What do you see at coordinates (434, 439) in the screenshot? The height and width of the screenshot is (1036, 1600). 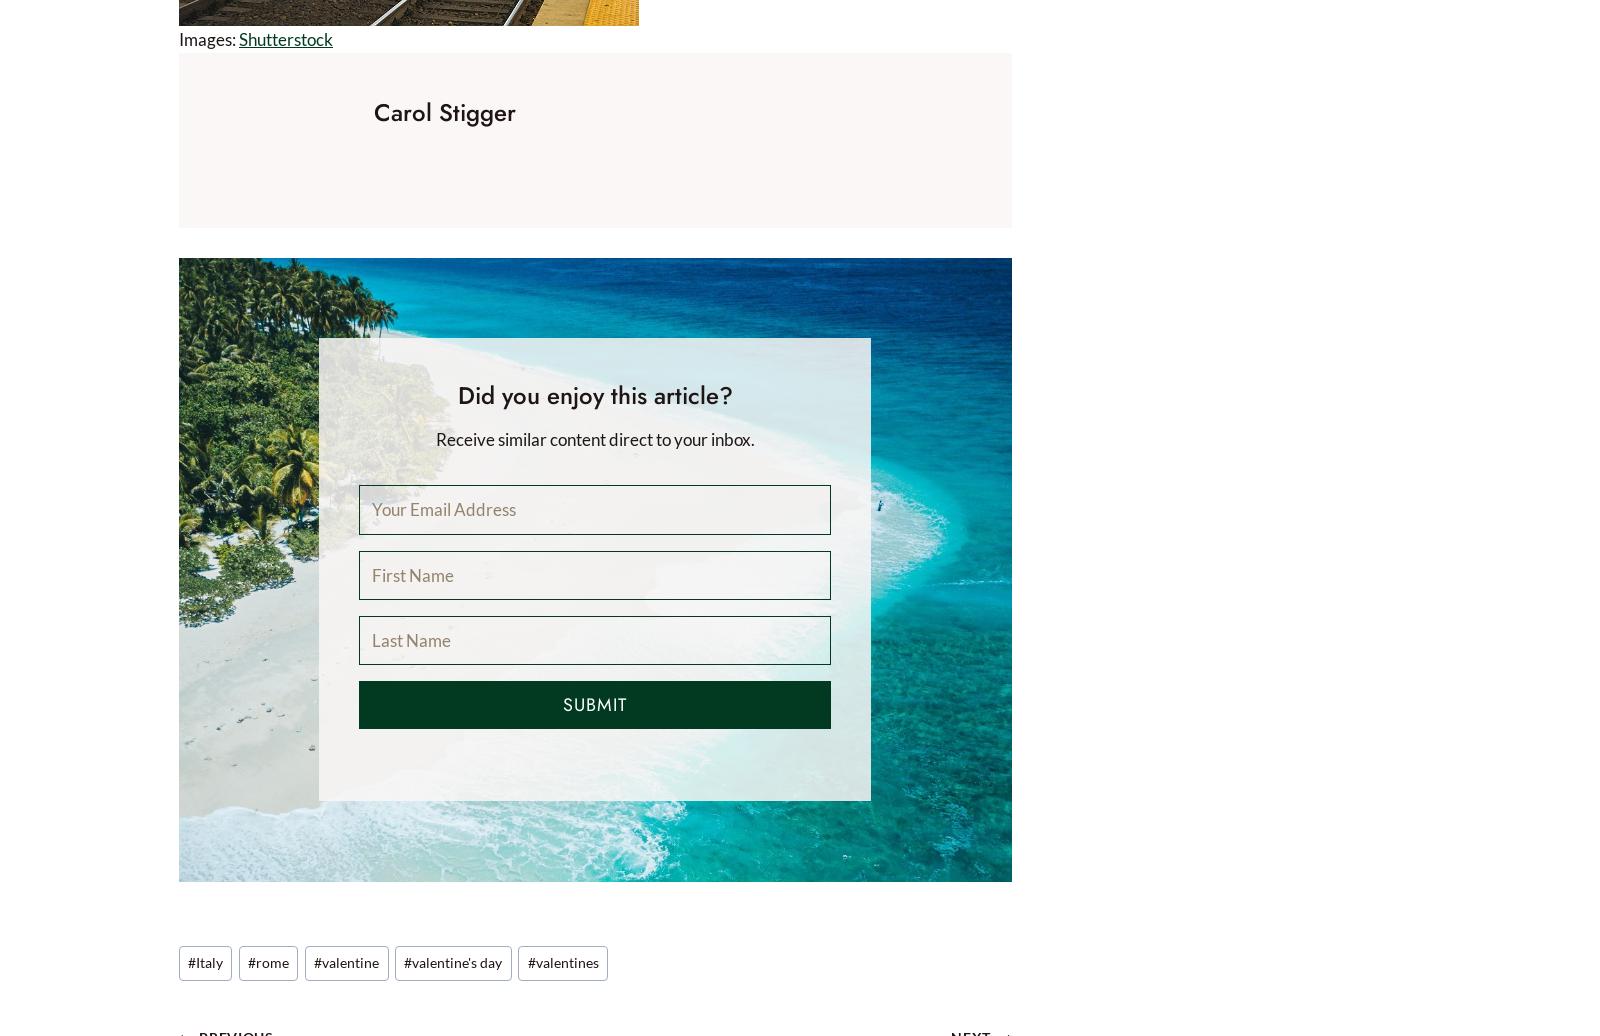 I see `'Receive similar content direct to your inbox.'` at bounding box center [434, 439].